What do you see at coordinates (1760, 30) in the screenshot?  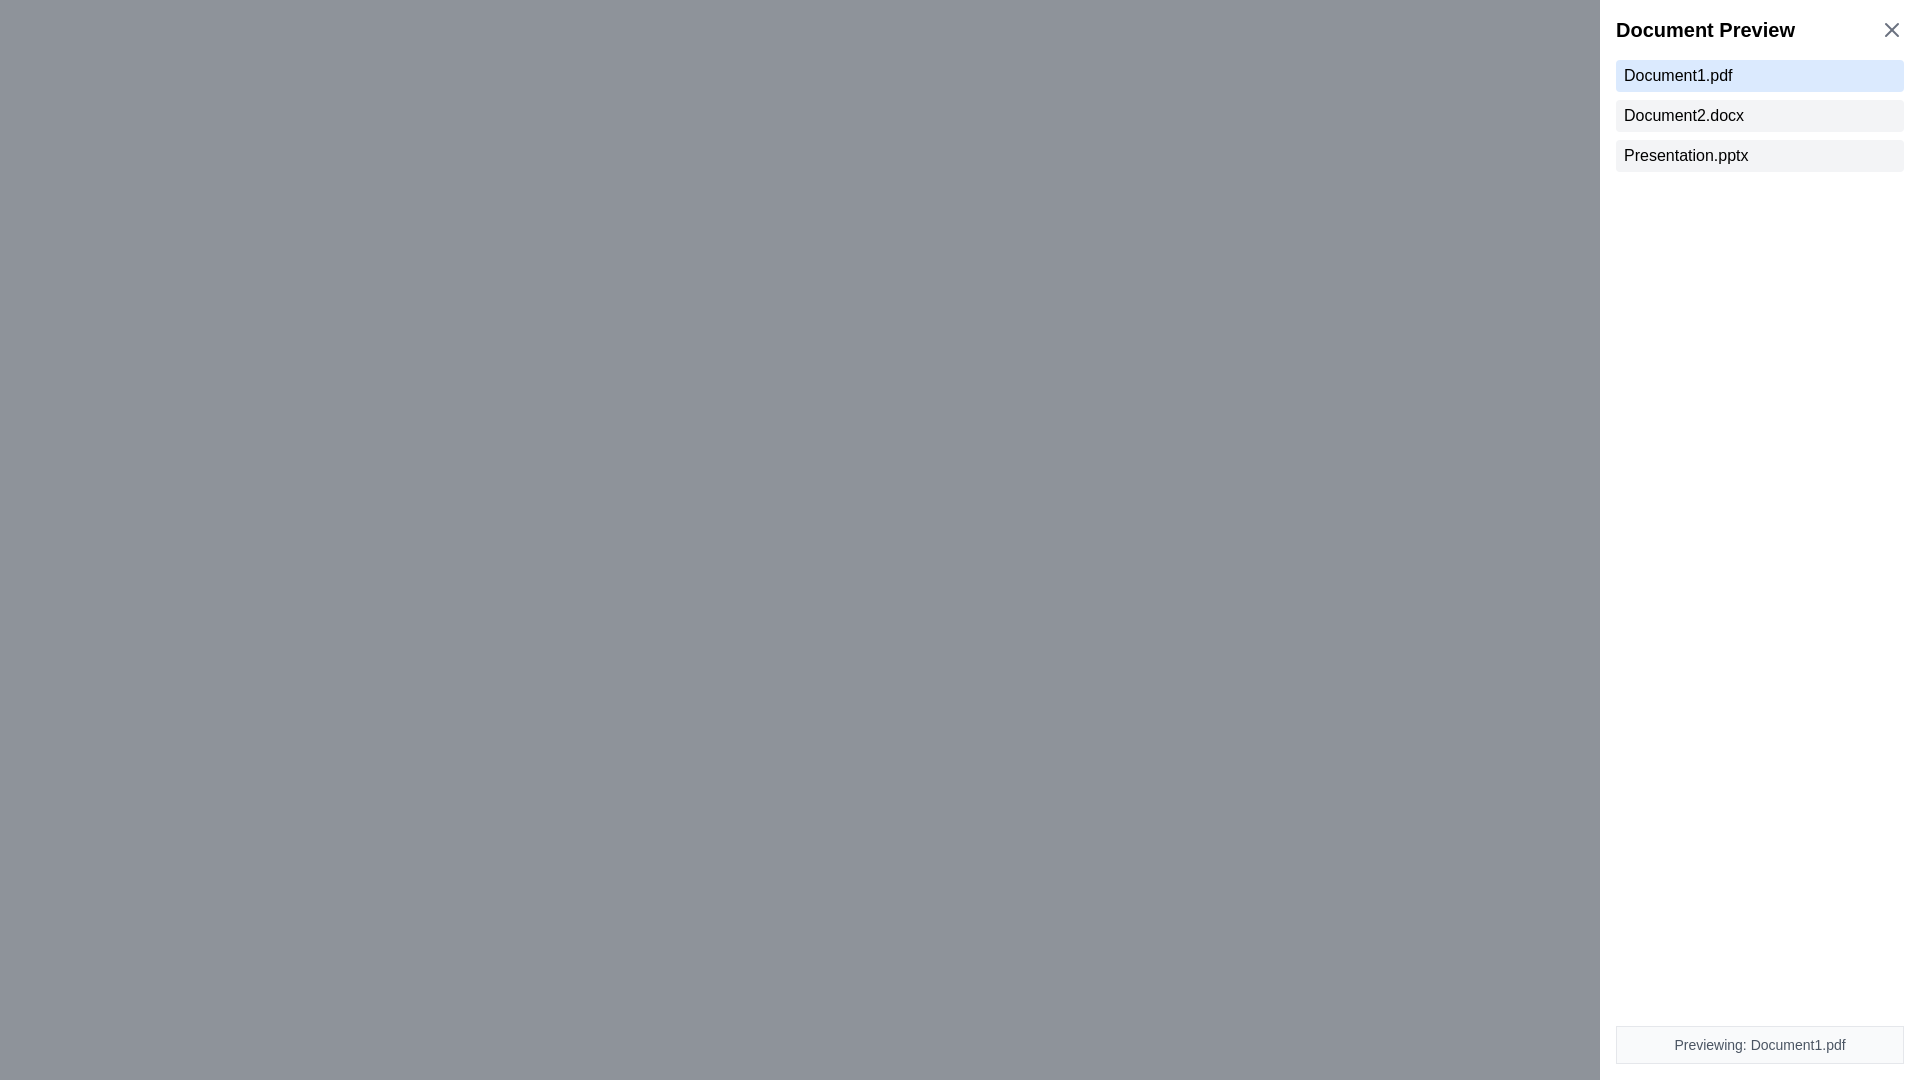 I see `the 'Document Preview' label text in the header at the top-right corner of the sidebar panel` at bounding box center [1760, 30].